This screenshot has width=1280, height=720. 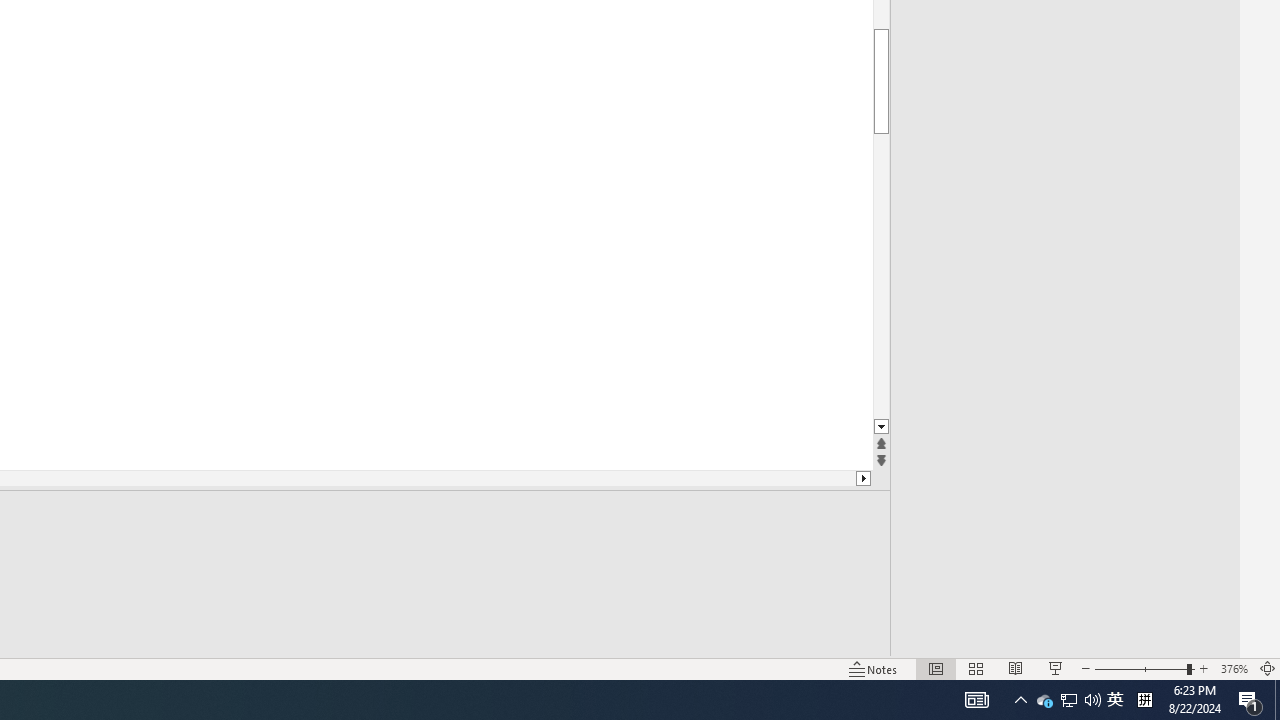 What do you see at coordinates (1203, 669) in the screenshot?
I see `'Zoom In'` at bounding box center [1203, 669].